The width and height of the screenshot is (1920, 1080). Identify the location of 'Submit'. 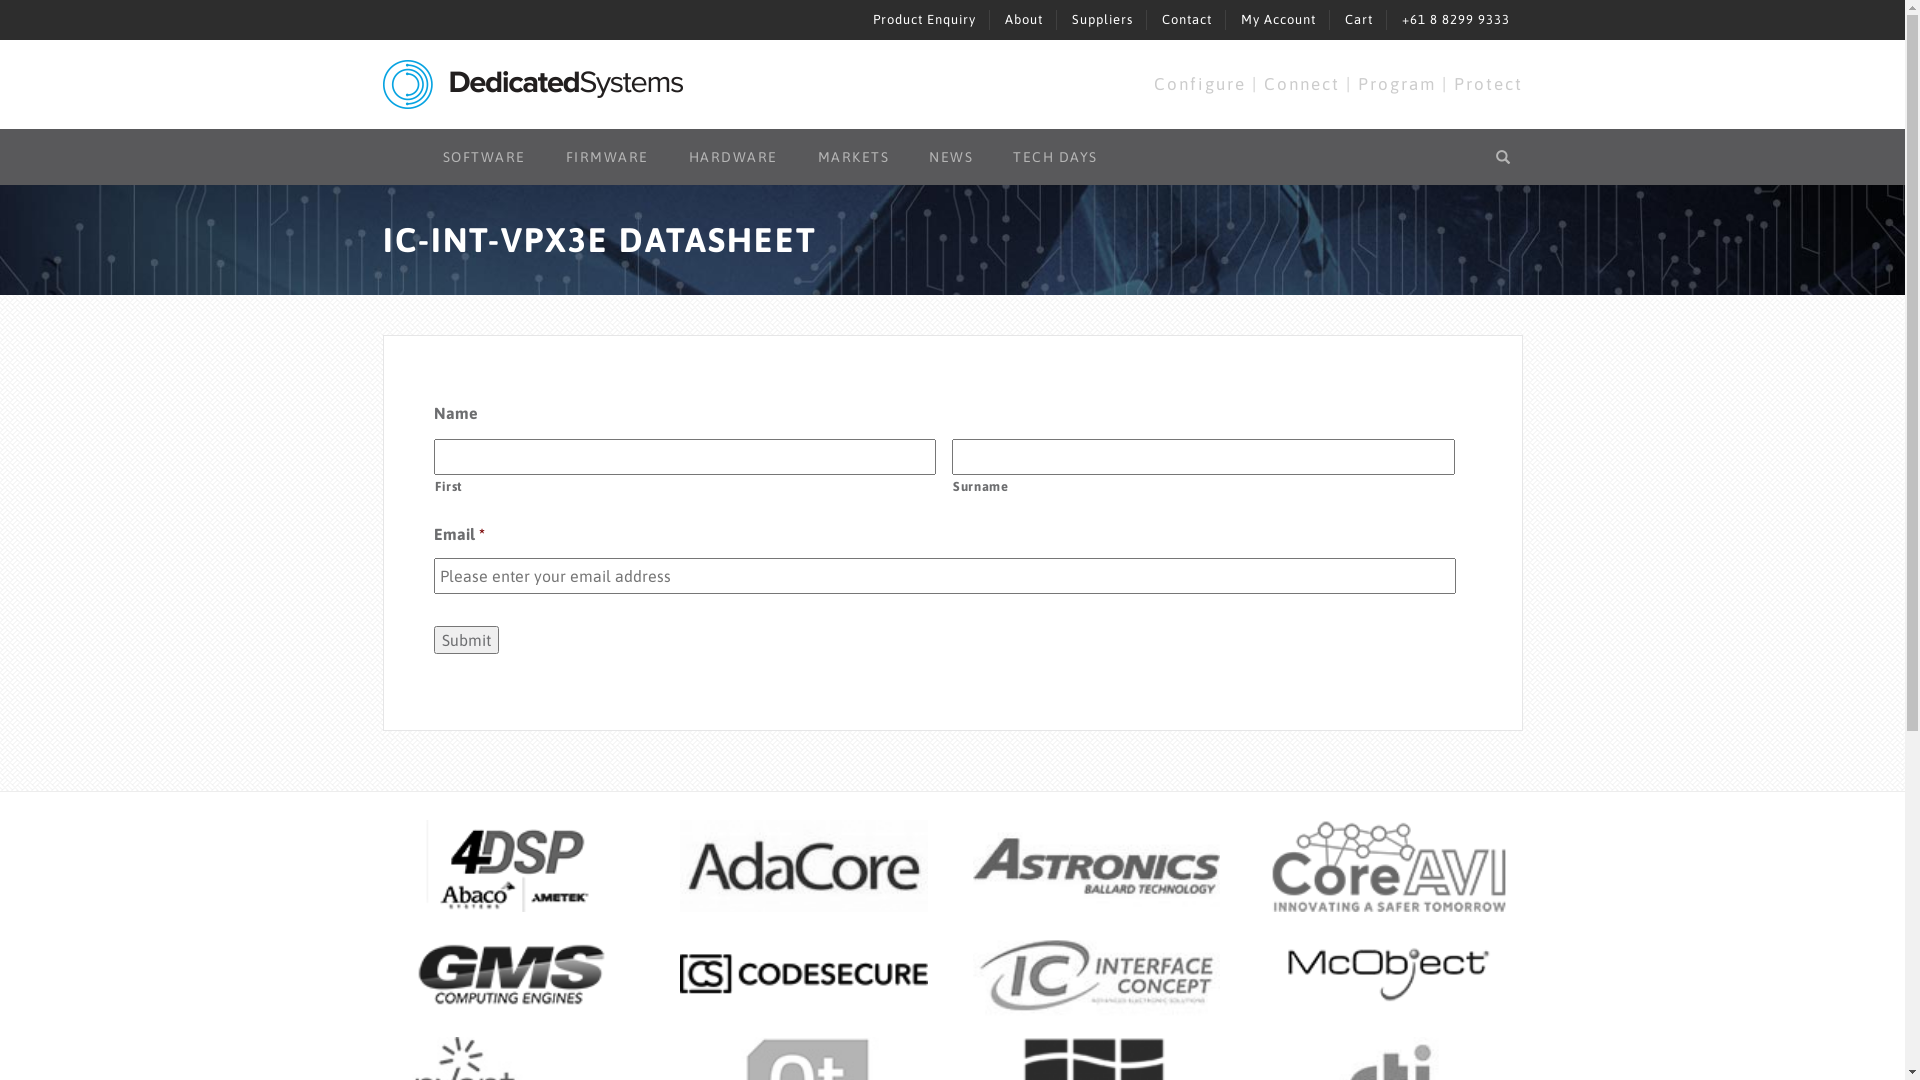
(465, 640).